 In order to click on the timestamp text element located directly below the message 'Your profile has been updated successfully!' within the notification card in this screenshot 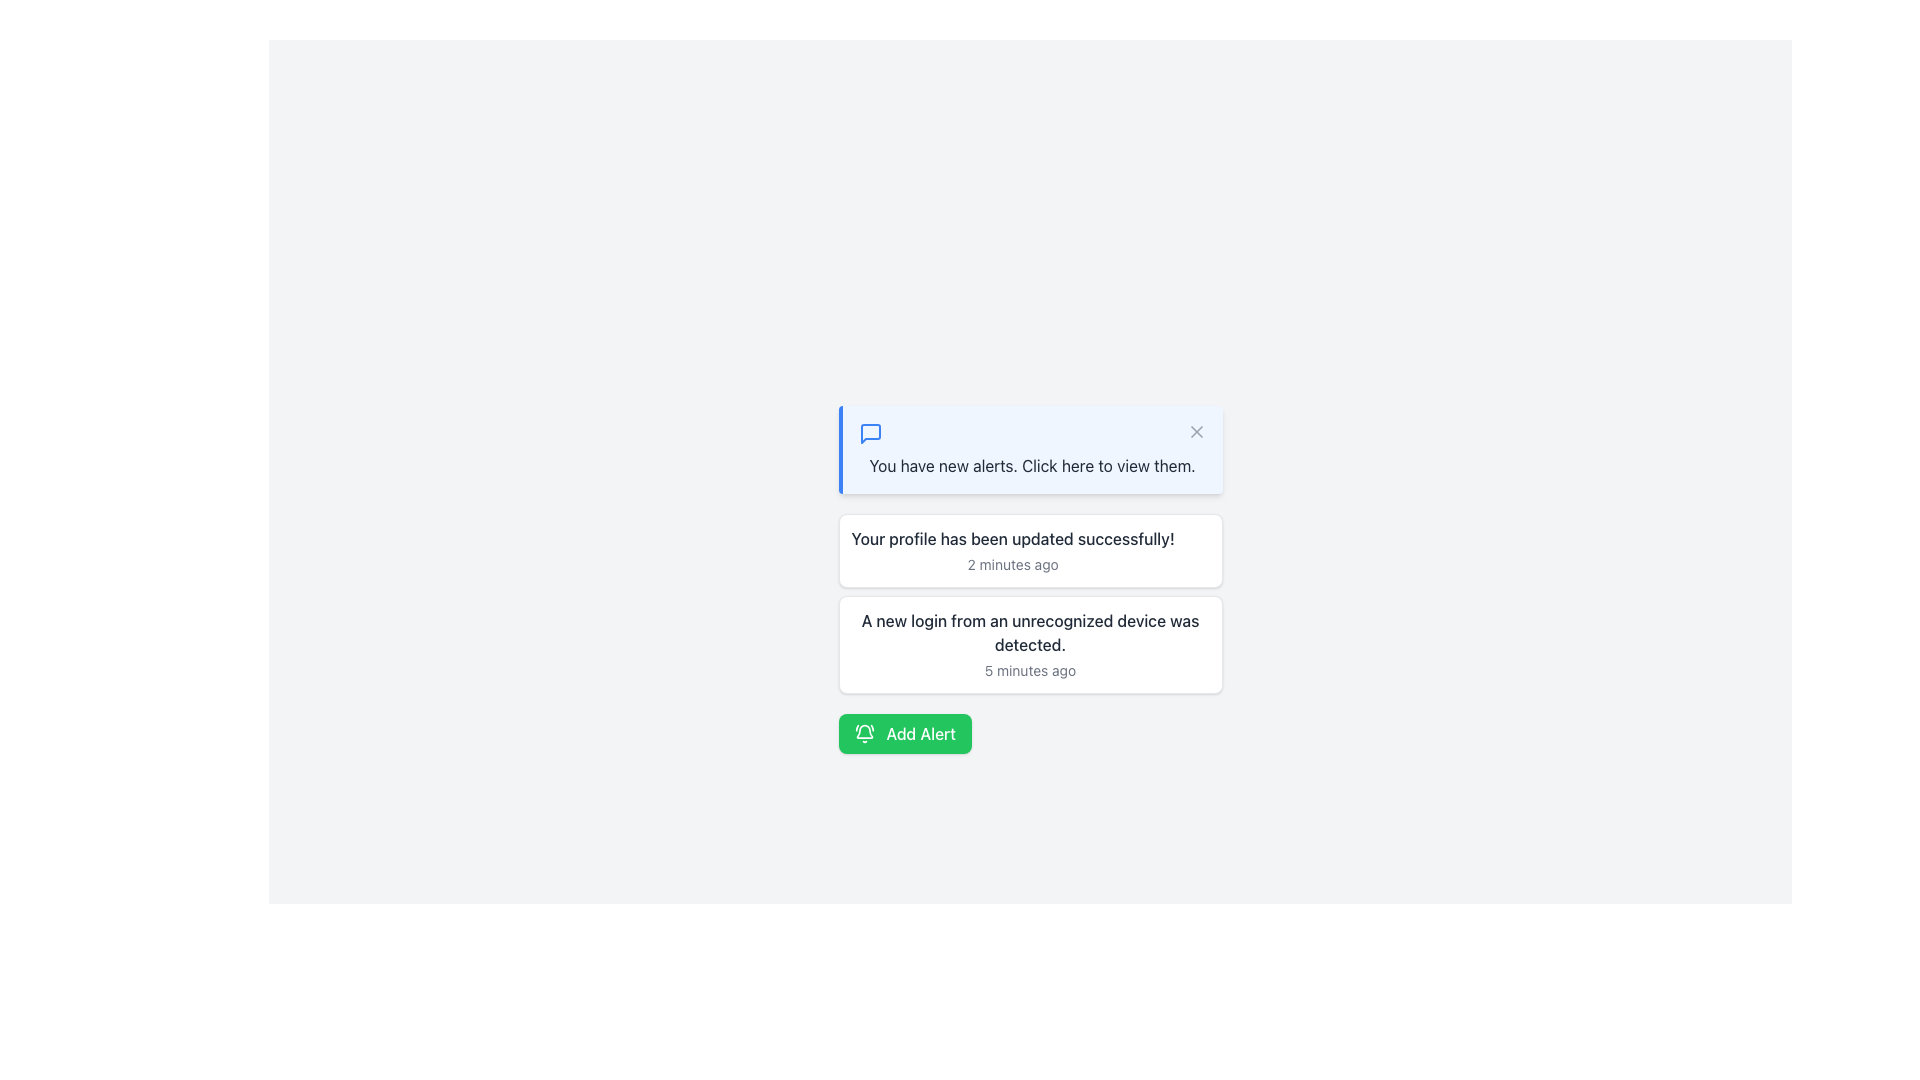, I will do `click(1013, 564)`.